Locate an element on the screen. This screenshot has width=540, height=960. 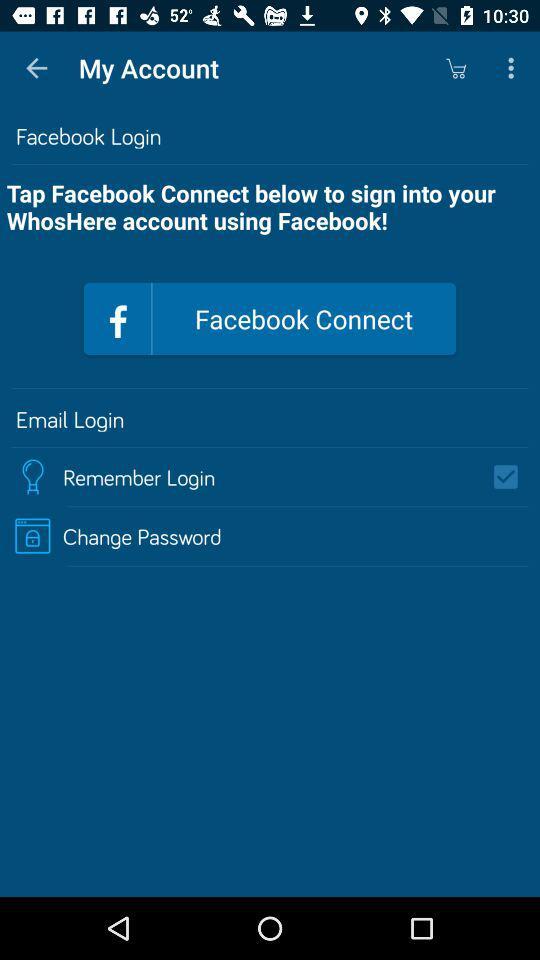
item above the facebook login item is located at coordinates (36, 68).